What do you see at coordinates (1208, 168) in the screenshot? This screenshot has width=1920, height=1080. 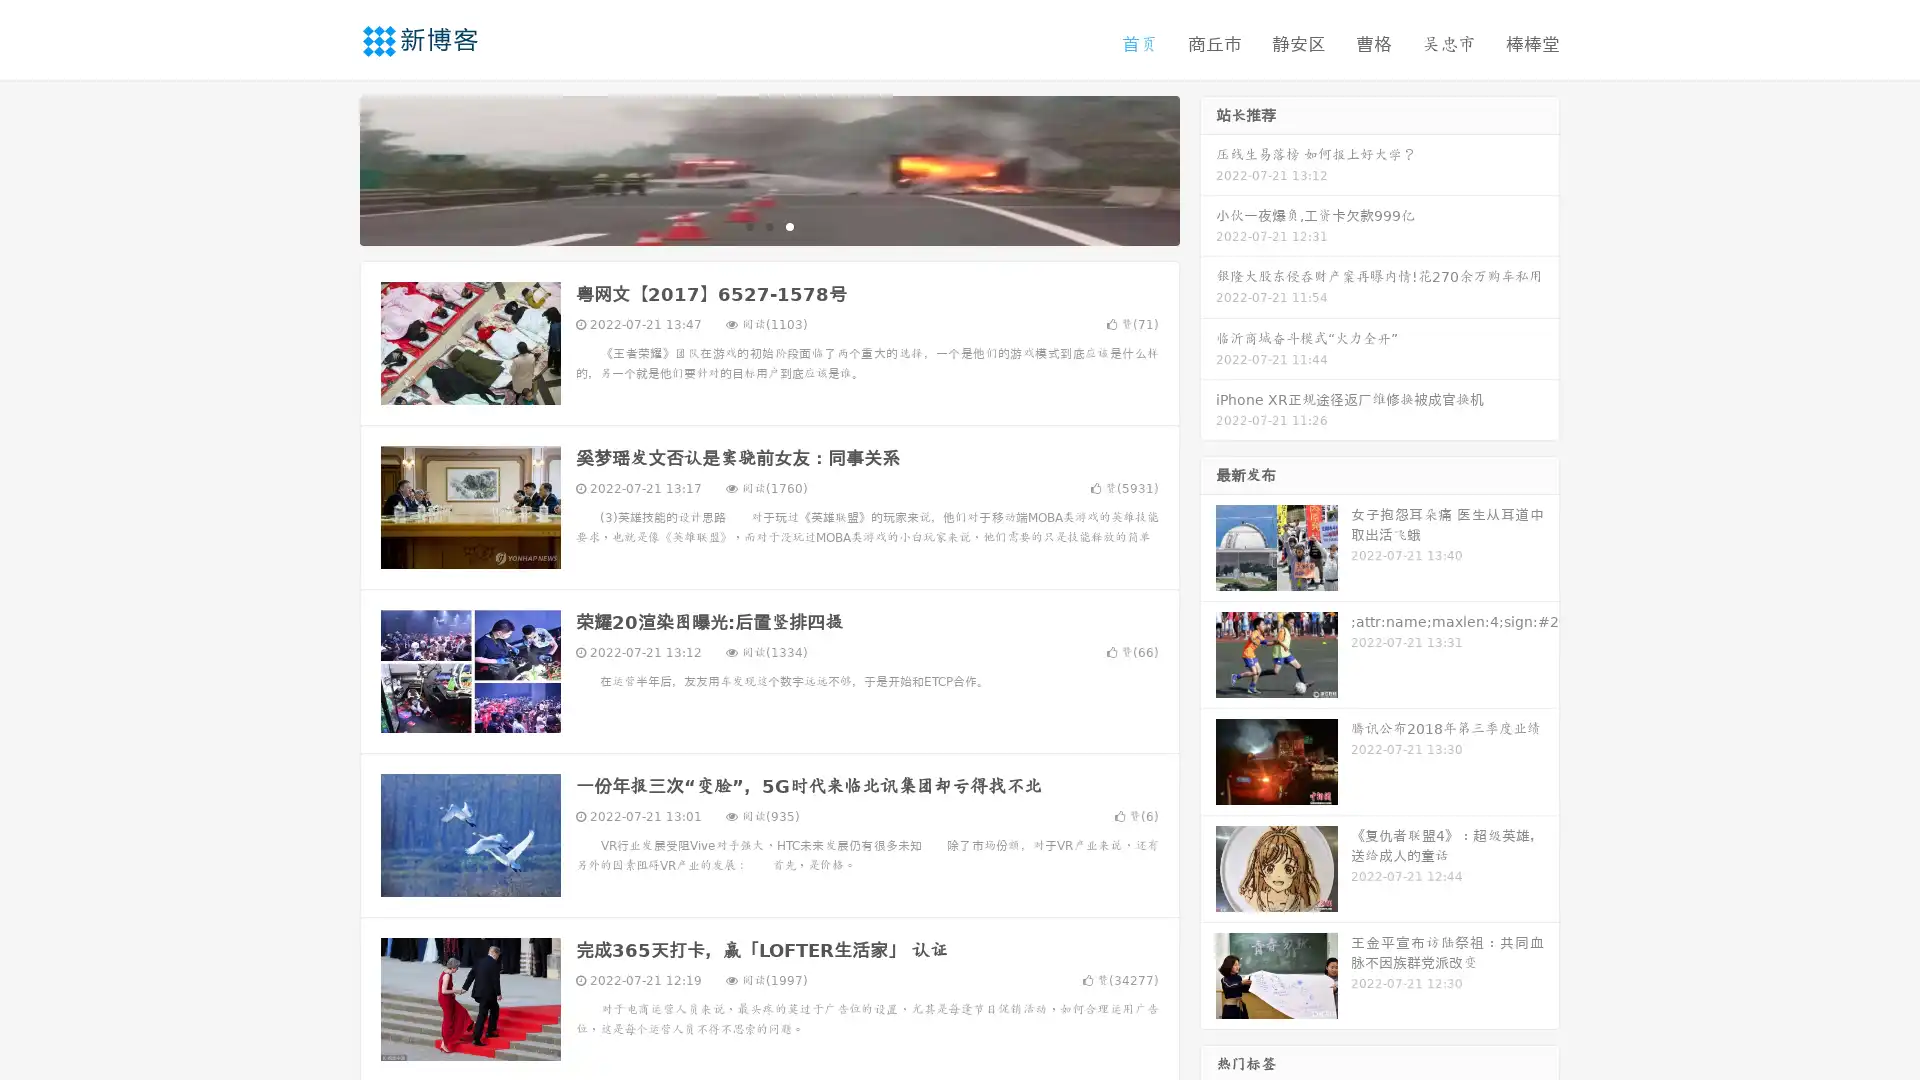 I see `Next slide` at bounding box center [1208, 168].